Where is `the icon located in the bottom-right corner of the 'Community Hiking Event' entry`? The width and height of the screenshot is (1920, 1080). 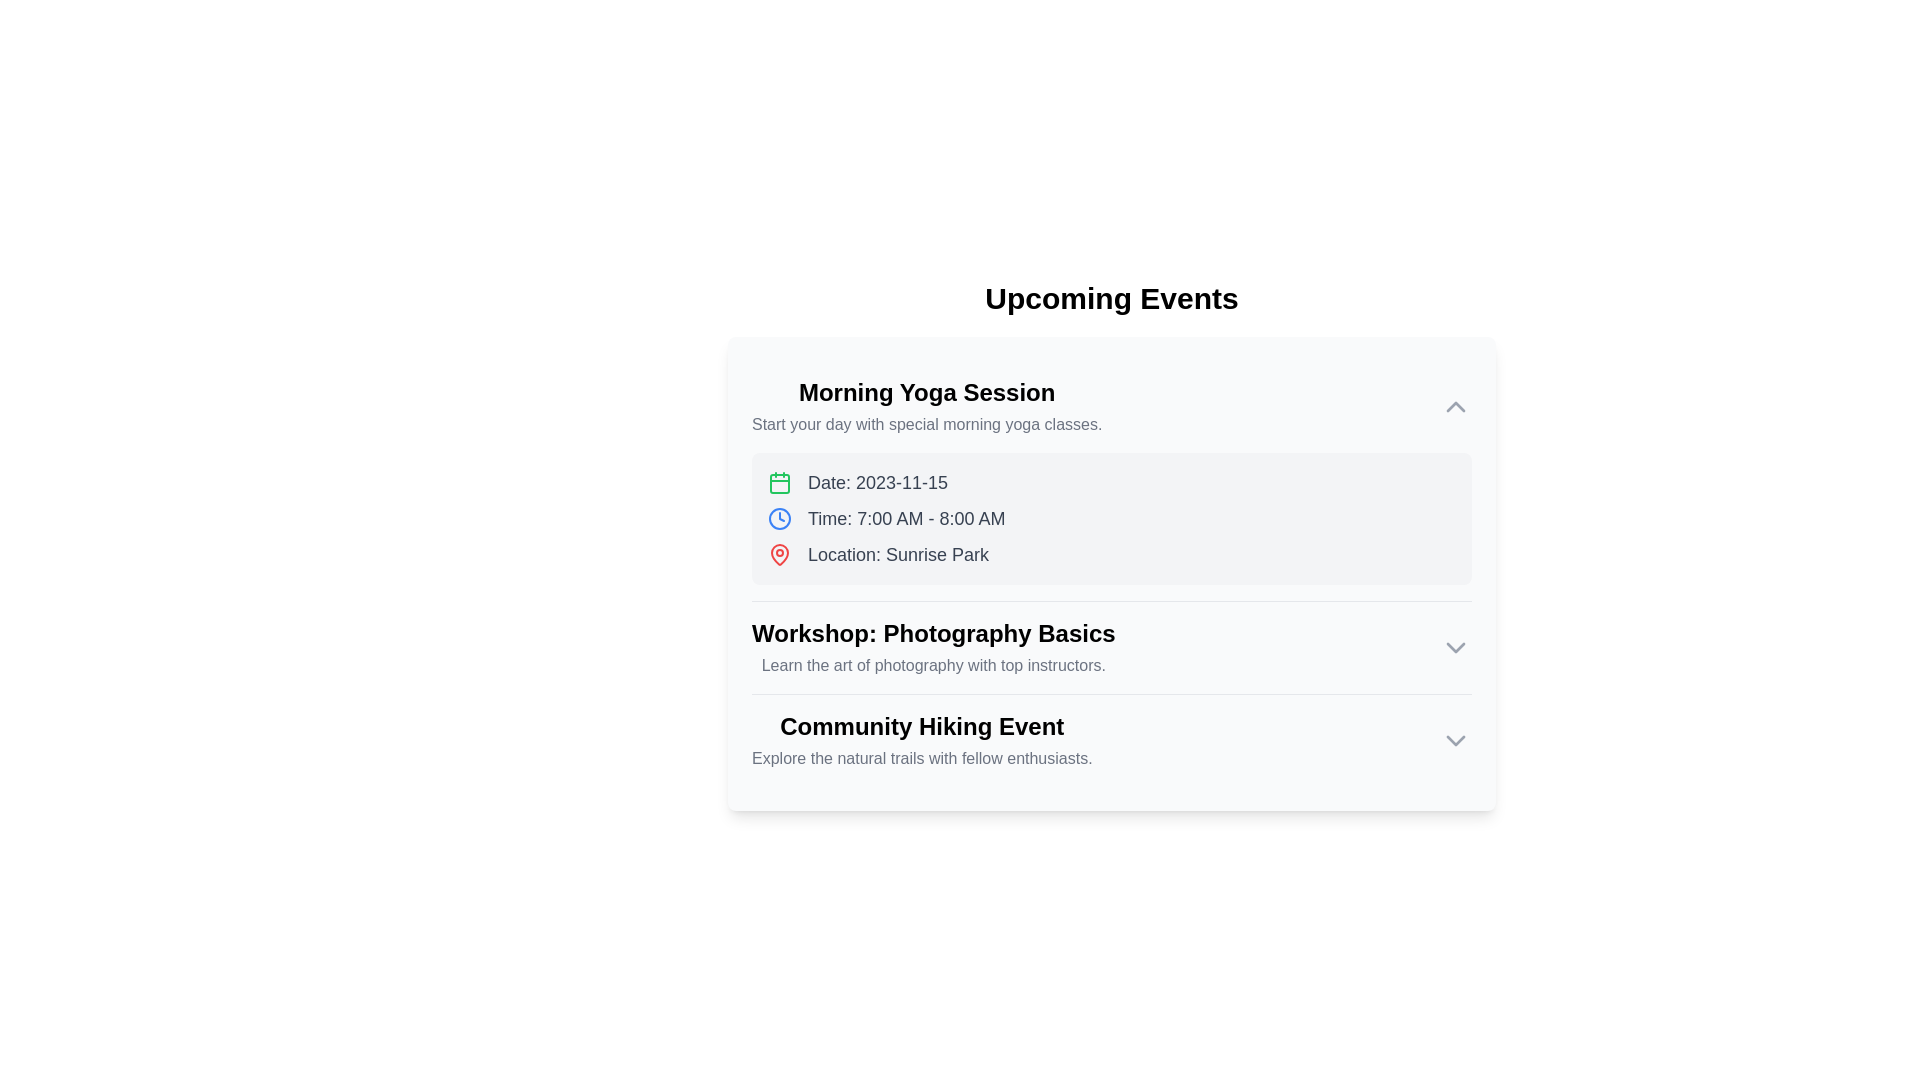 the icon located in the bottom-right corner of the 'Community Hiking Event' entry is located at coordinates (1455, 648).